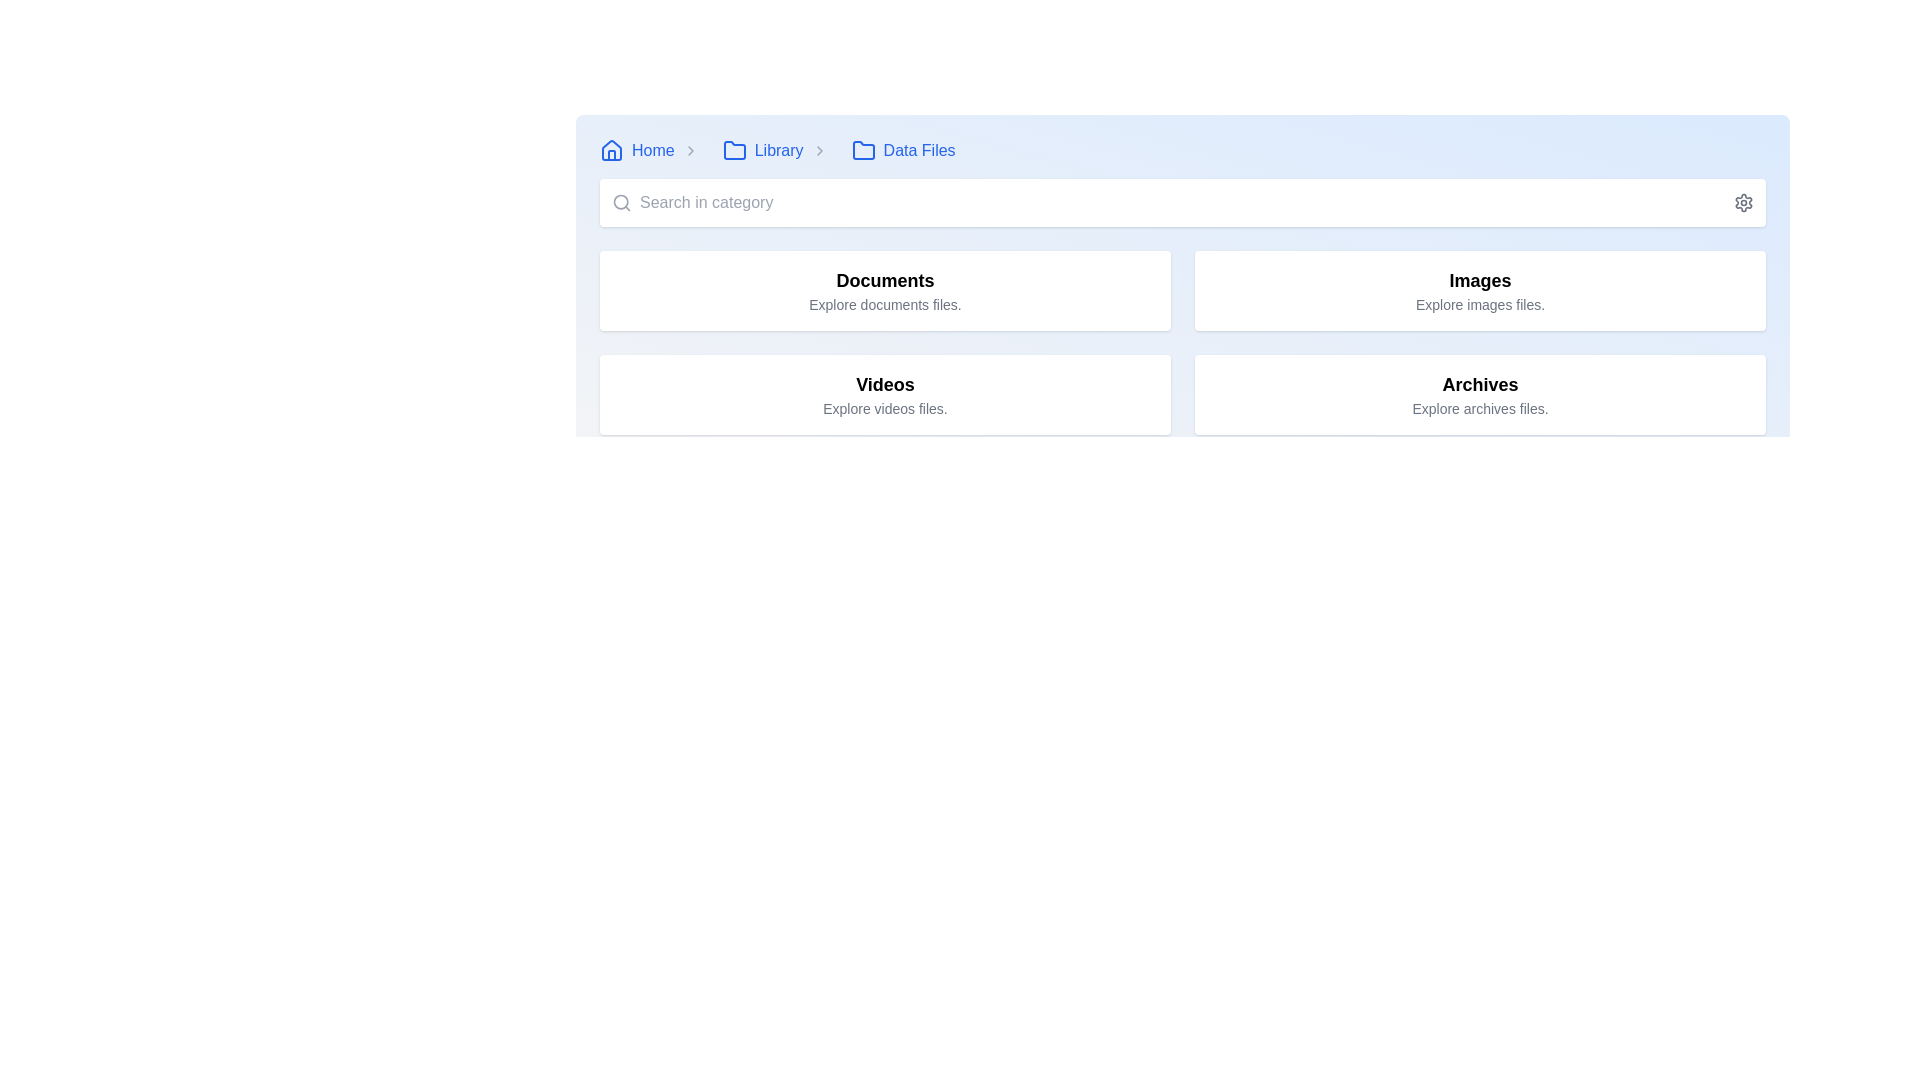 The image size is (1920, 1080). What do you see at coordinates (620, 202) in the screenshot?
I see `the circular portion of the SVG-based search icon located in the navigation bar` at bounding box center [620, 202].